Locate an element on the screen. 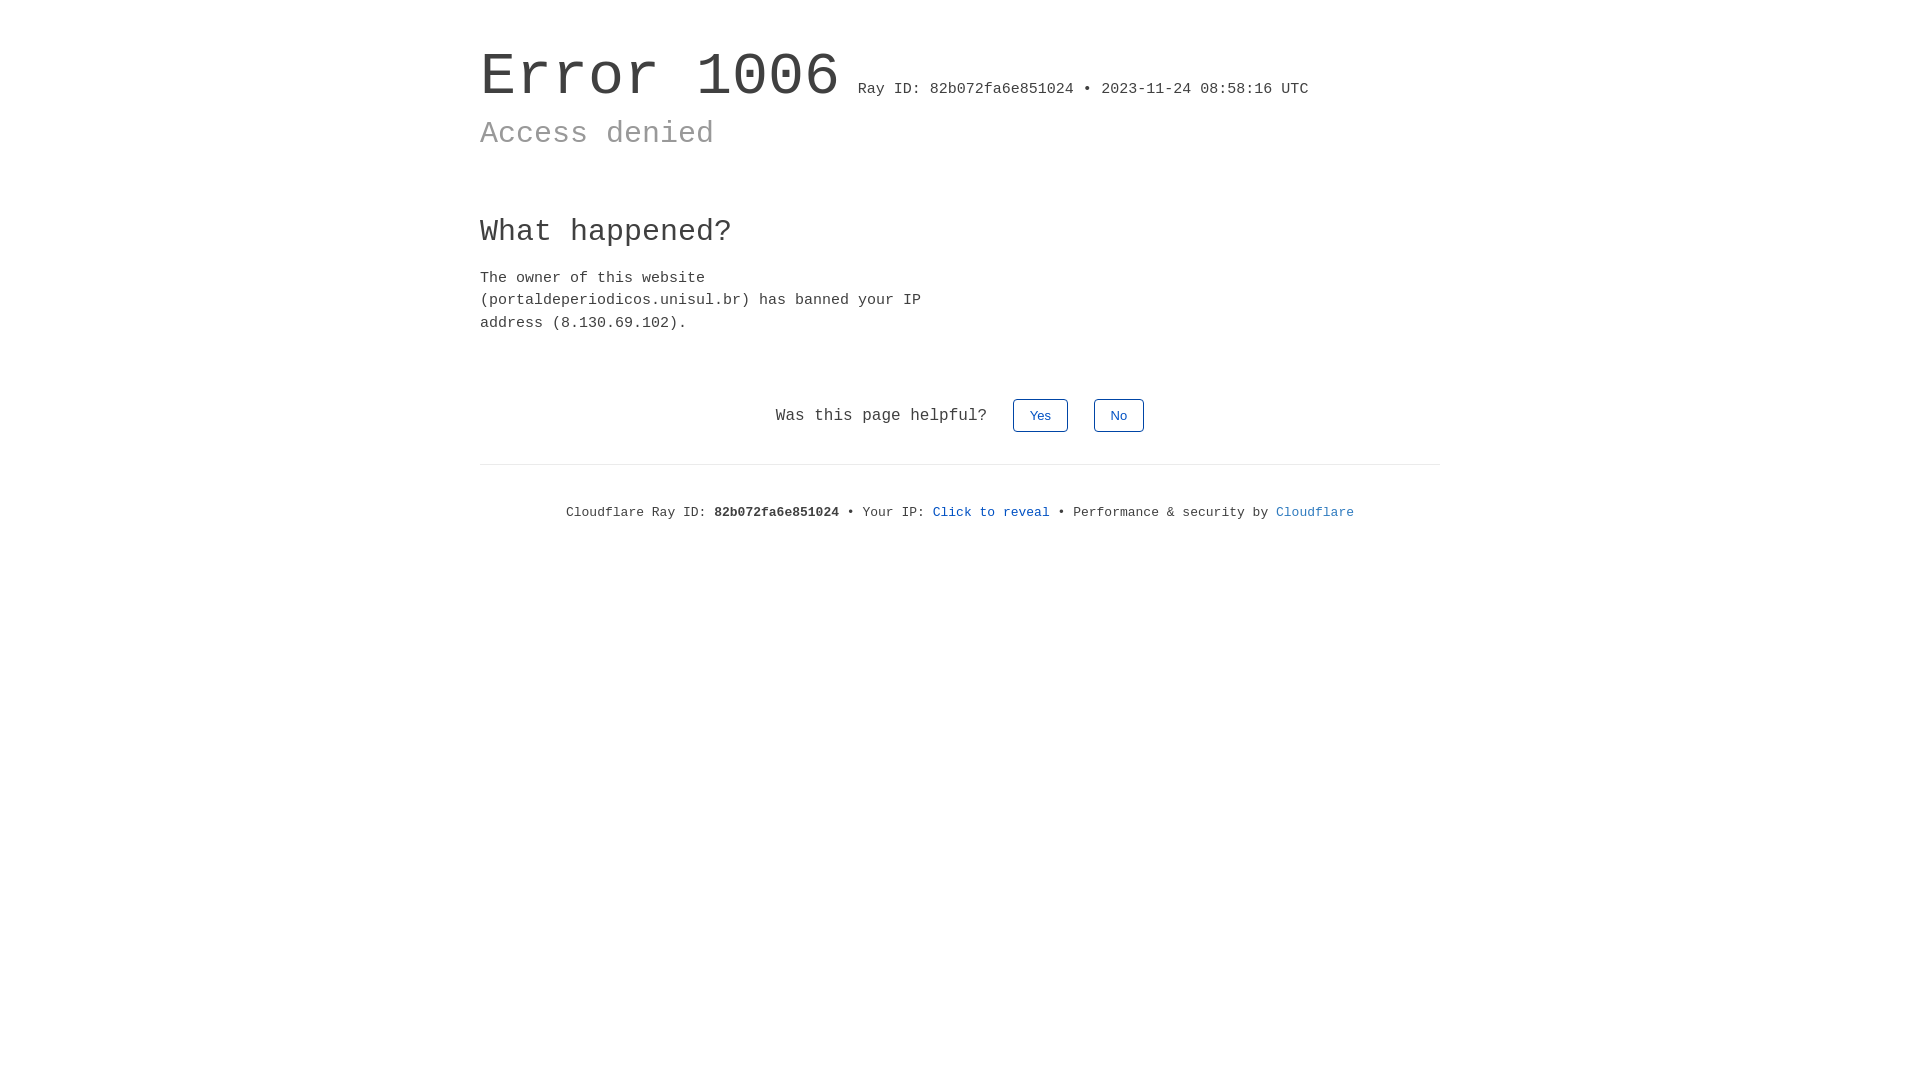 The width and height of the screenshot is (1920, 1080). 'No' is located at coordinates (1093, 414).